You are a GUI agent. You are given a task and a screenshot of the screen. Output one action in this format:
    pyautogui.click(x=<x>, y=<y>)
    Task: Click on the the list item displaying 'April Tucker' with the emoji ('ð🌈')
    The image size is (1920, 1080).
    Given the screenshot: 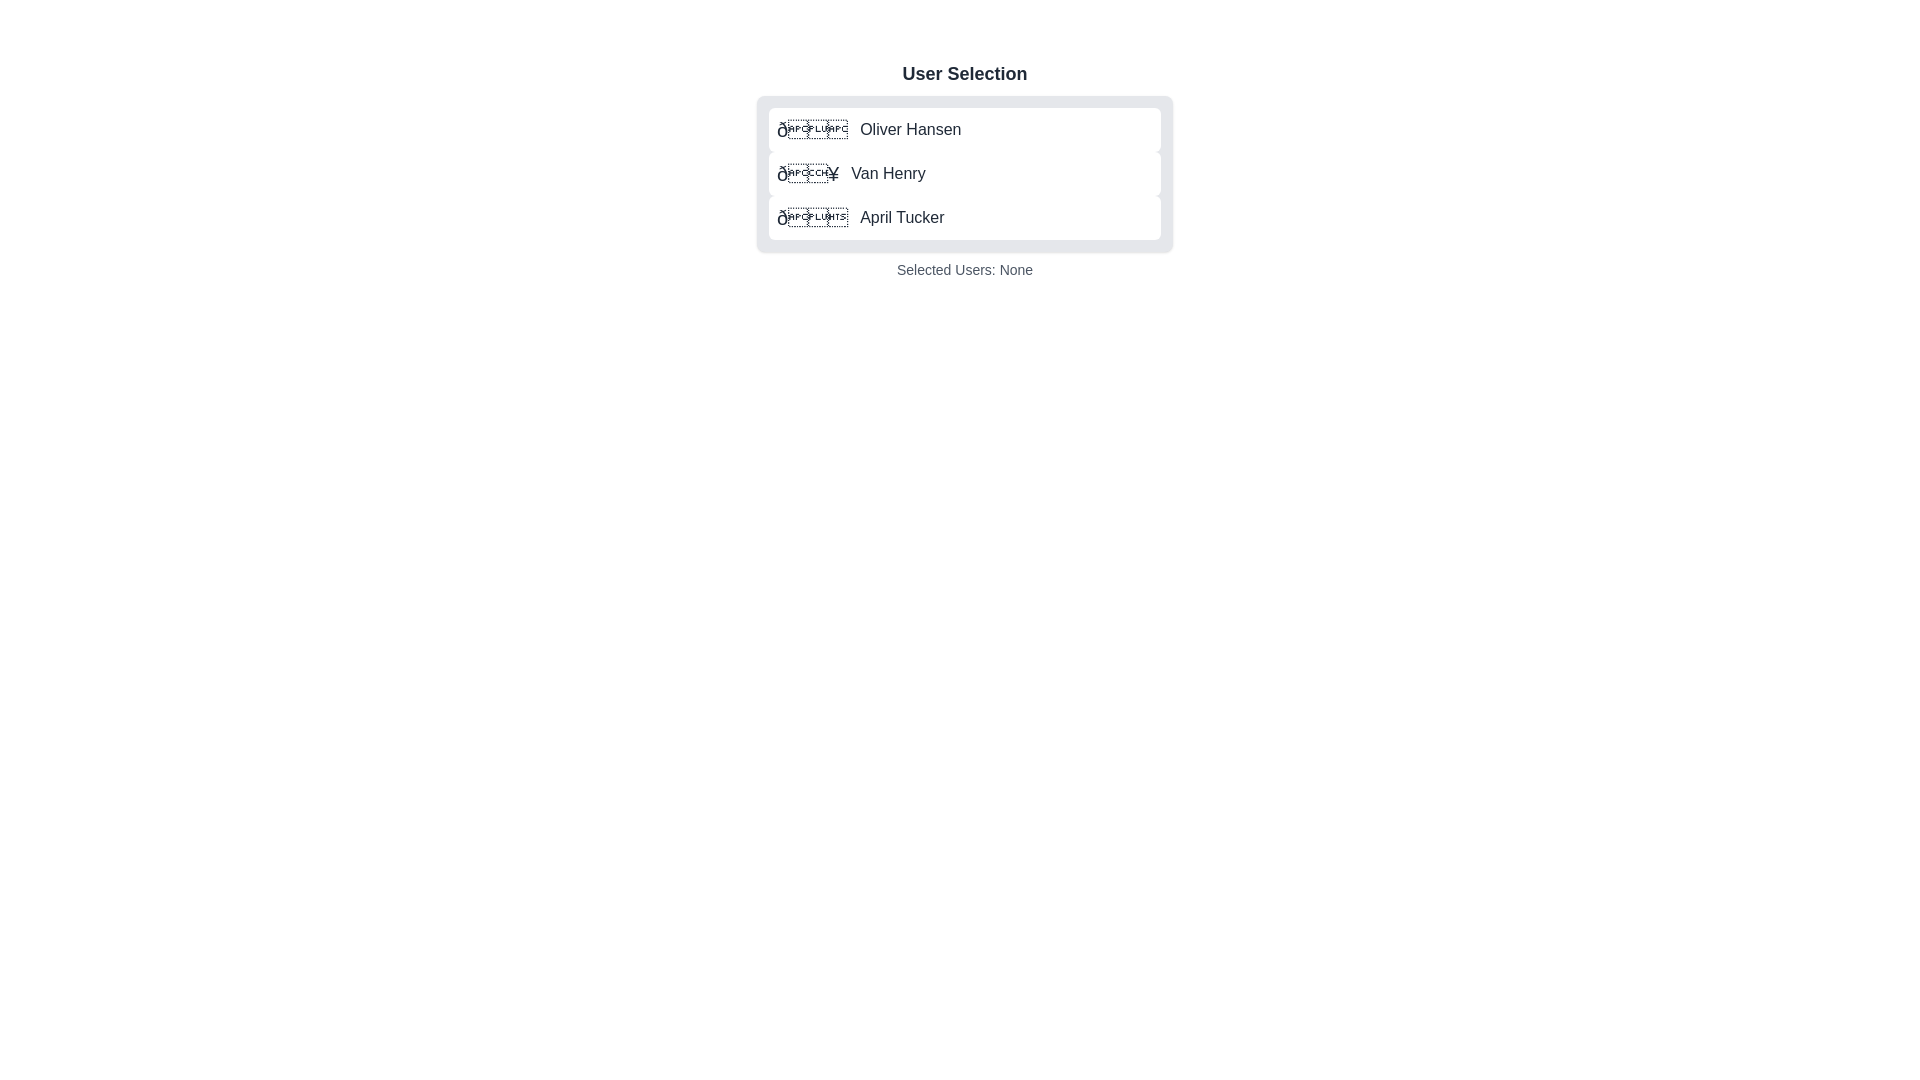 What is the action you would take?
    pyautogui.click(x=860, y=218)
    